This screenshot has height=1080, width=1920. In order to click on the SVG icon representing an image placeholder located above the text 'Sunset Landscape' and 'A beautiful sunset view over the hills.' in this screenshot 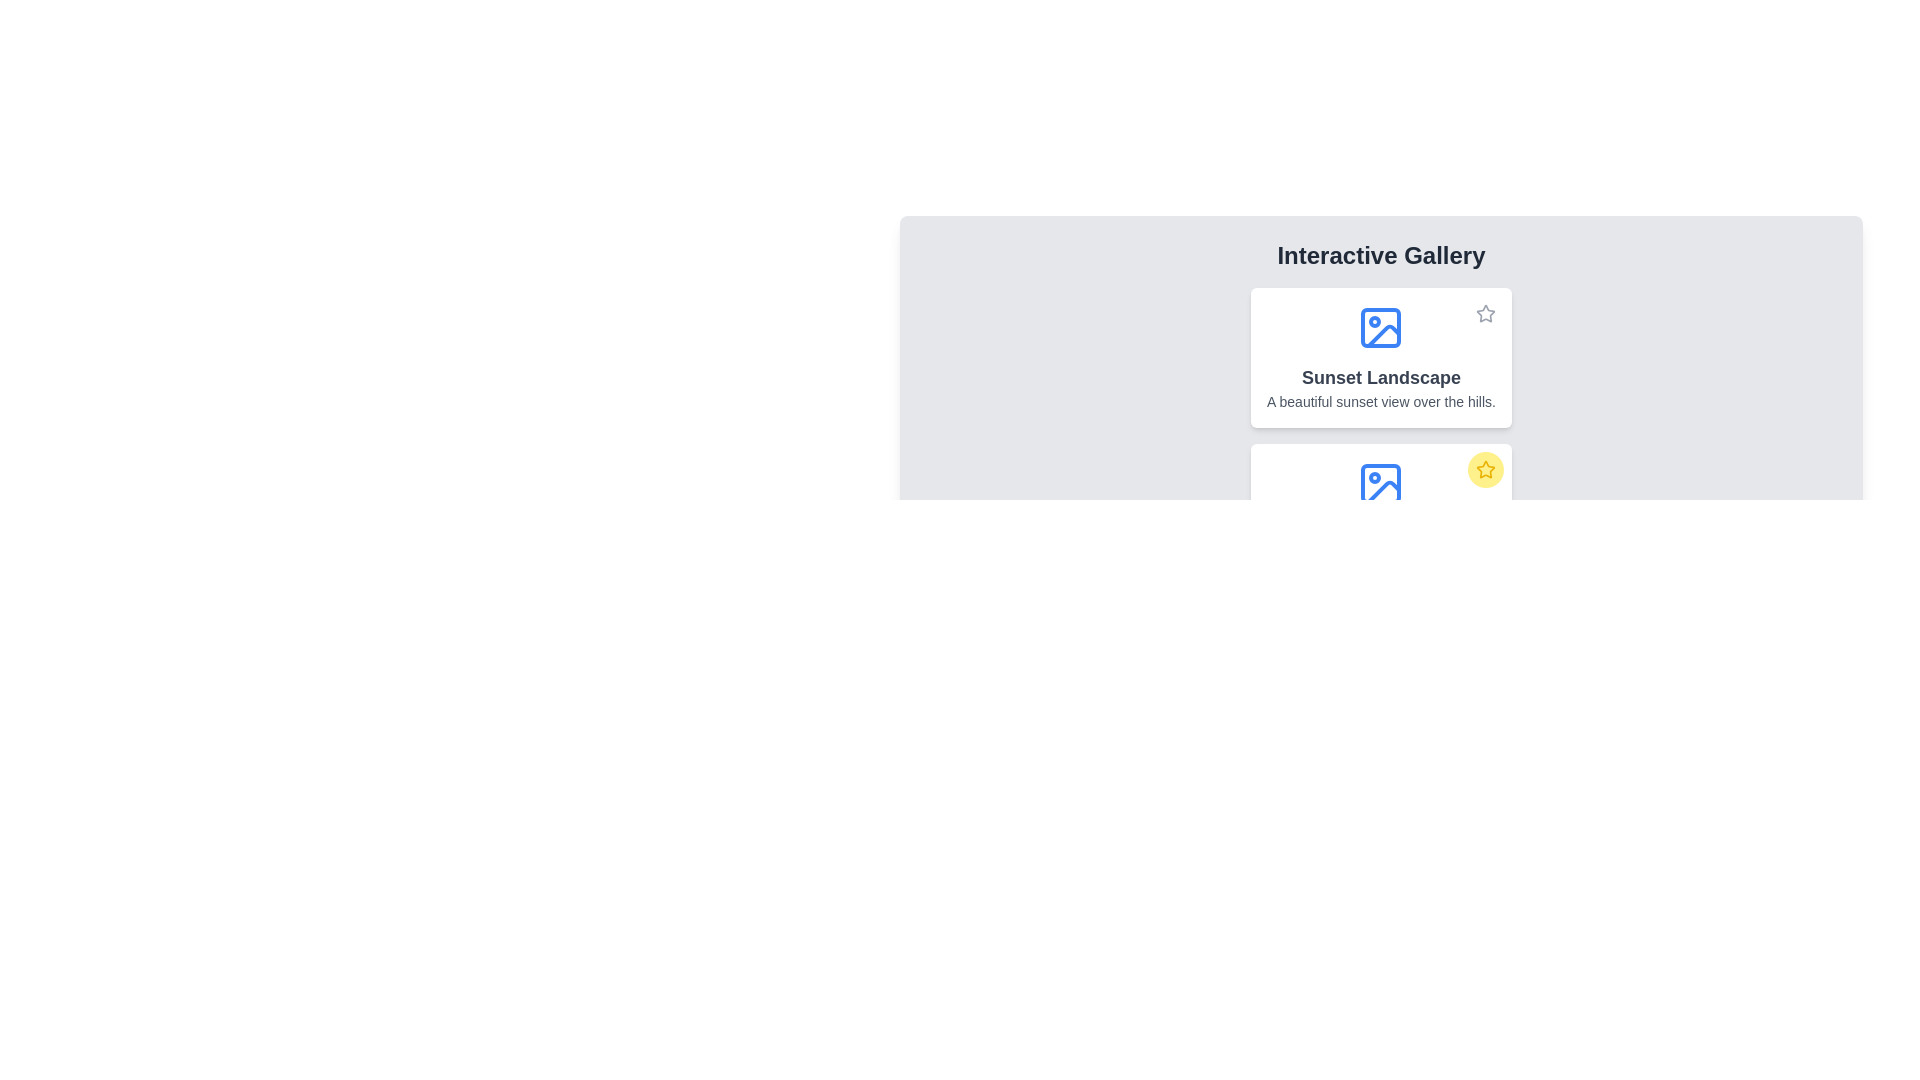, I will do `click(1380, 326)`.